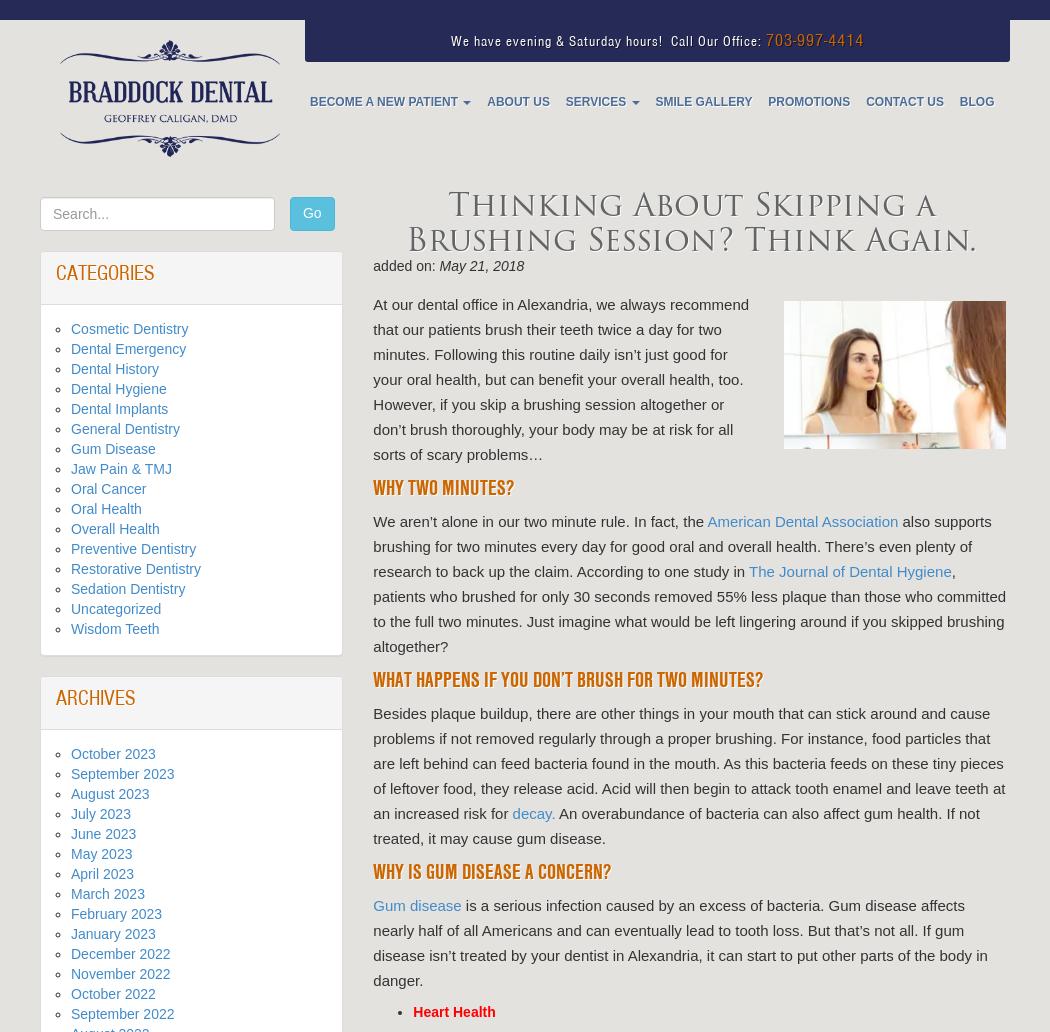  What do you see at coordinates (69, 833) in the screenshot?
I see `'June 2023'` at bounding box center [69, 833].